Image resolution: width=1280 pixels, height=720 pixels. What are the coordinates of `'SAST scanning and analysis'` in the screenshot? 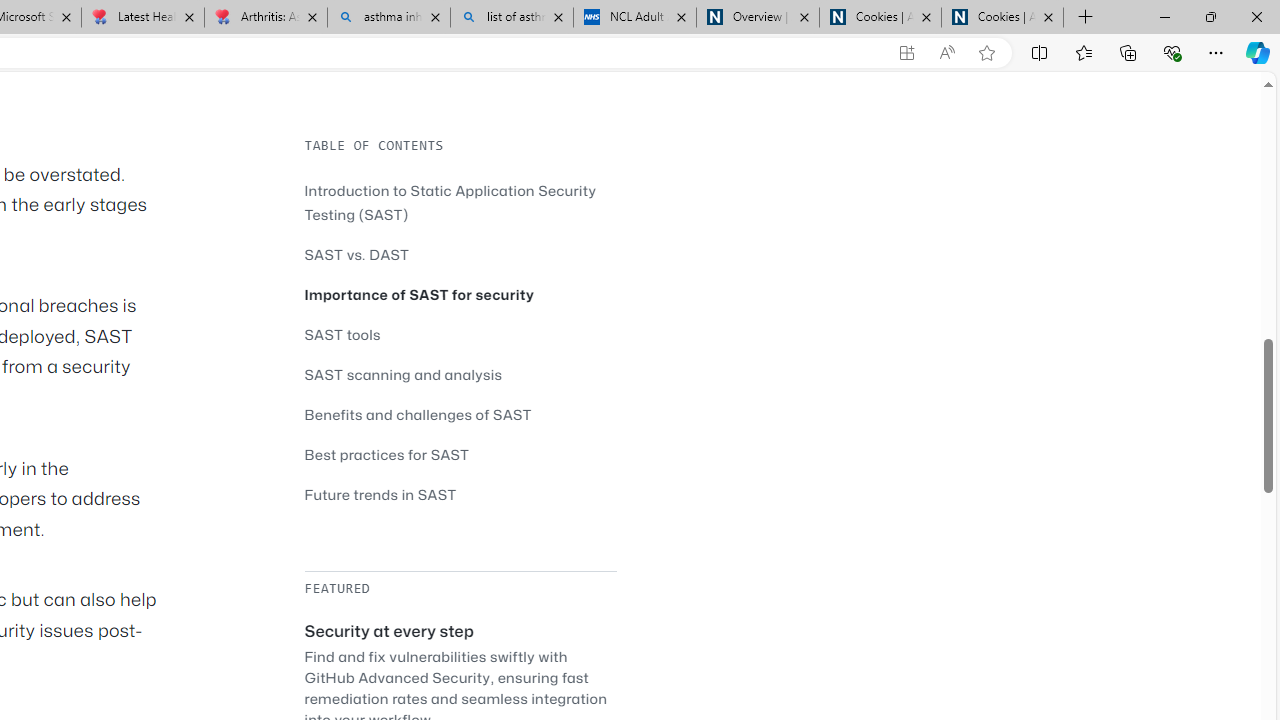 It's located at (459, 374).